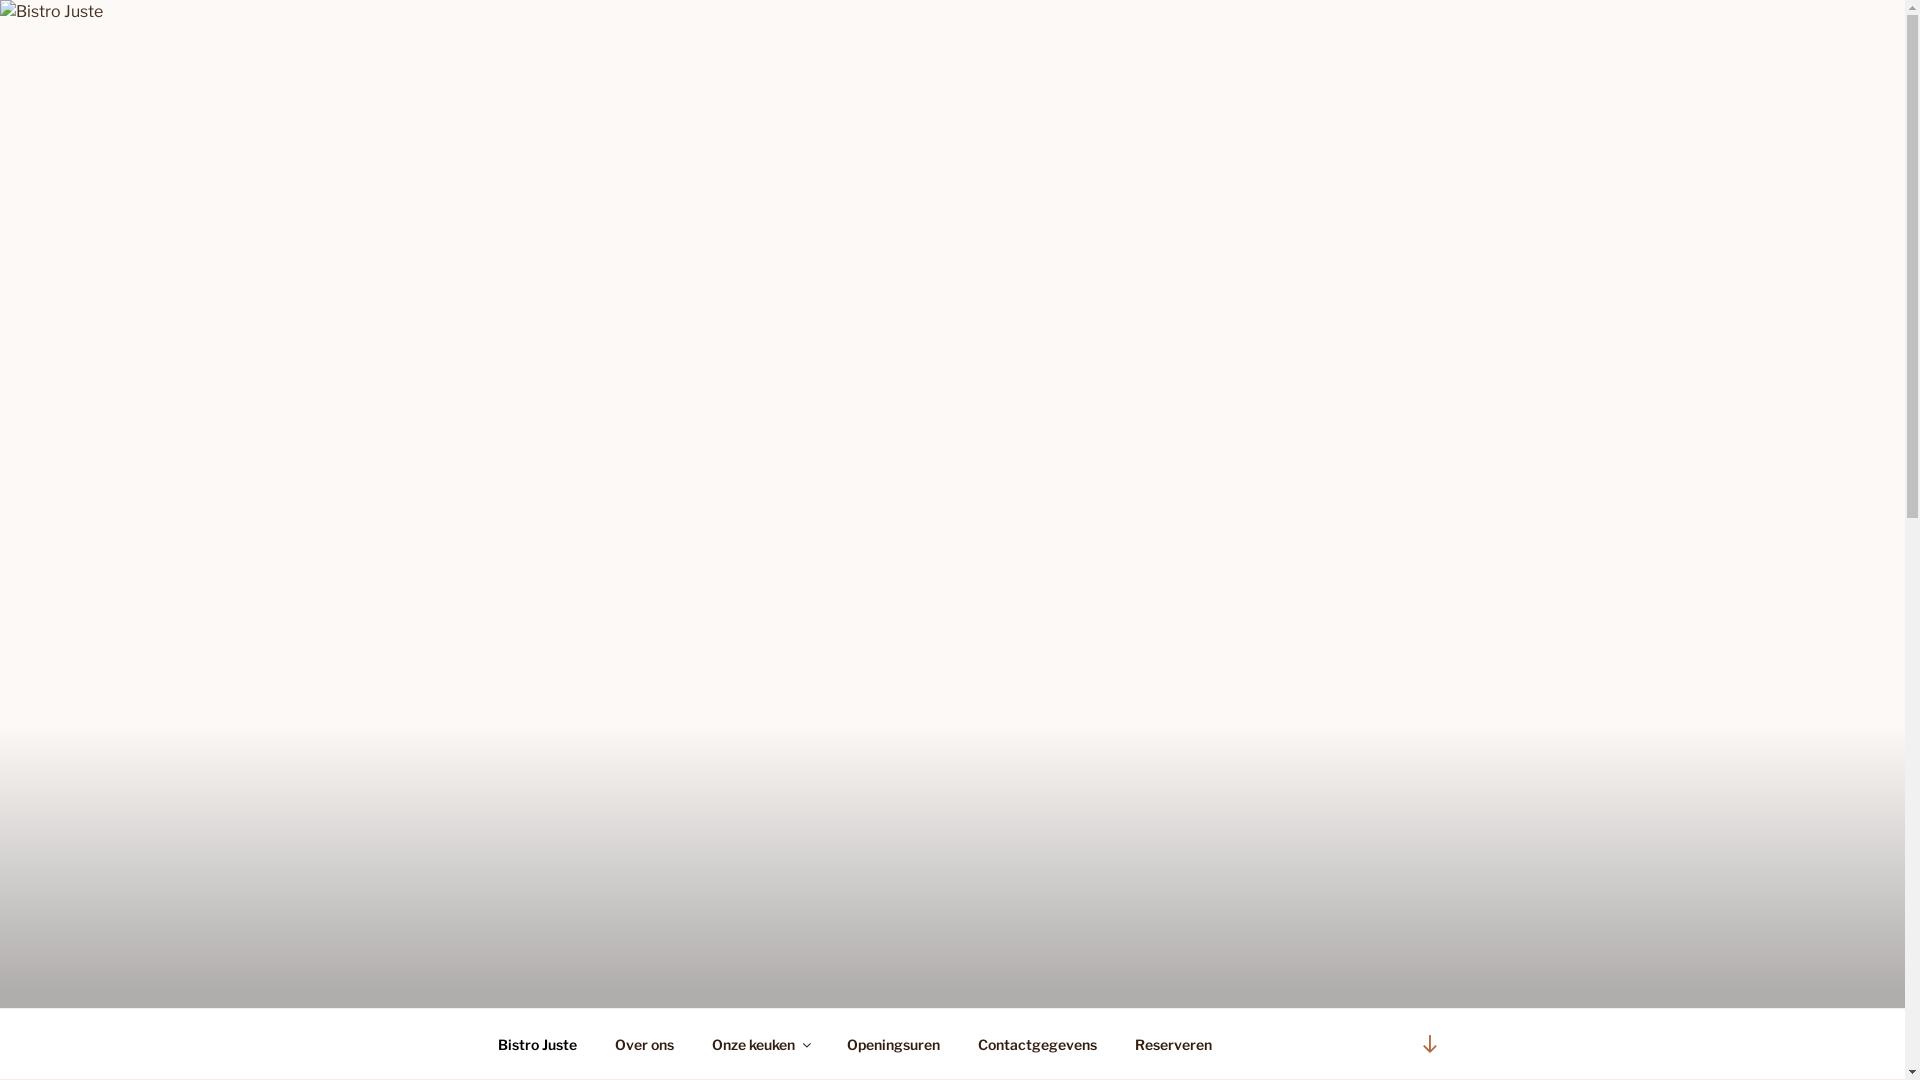 This screenshot has width=1920, height=1080. What do you see at coordinates (1036, 1043) in the screenshot?
I see `'Contactgegevens'` at bounding box center [1036, 1043].